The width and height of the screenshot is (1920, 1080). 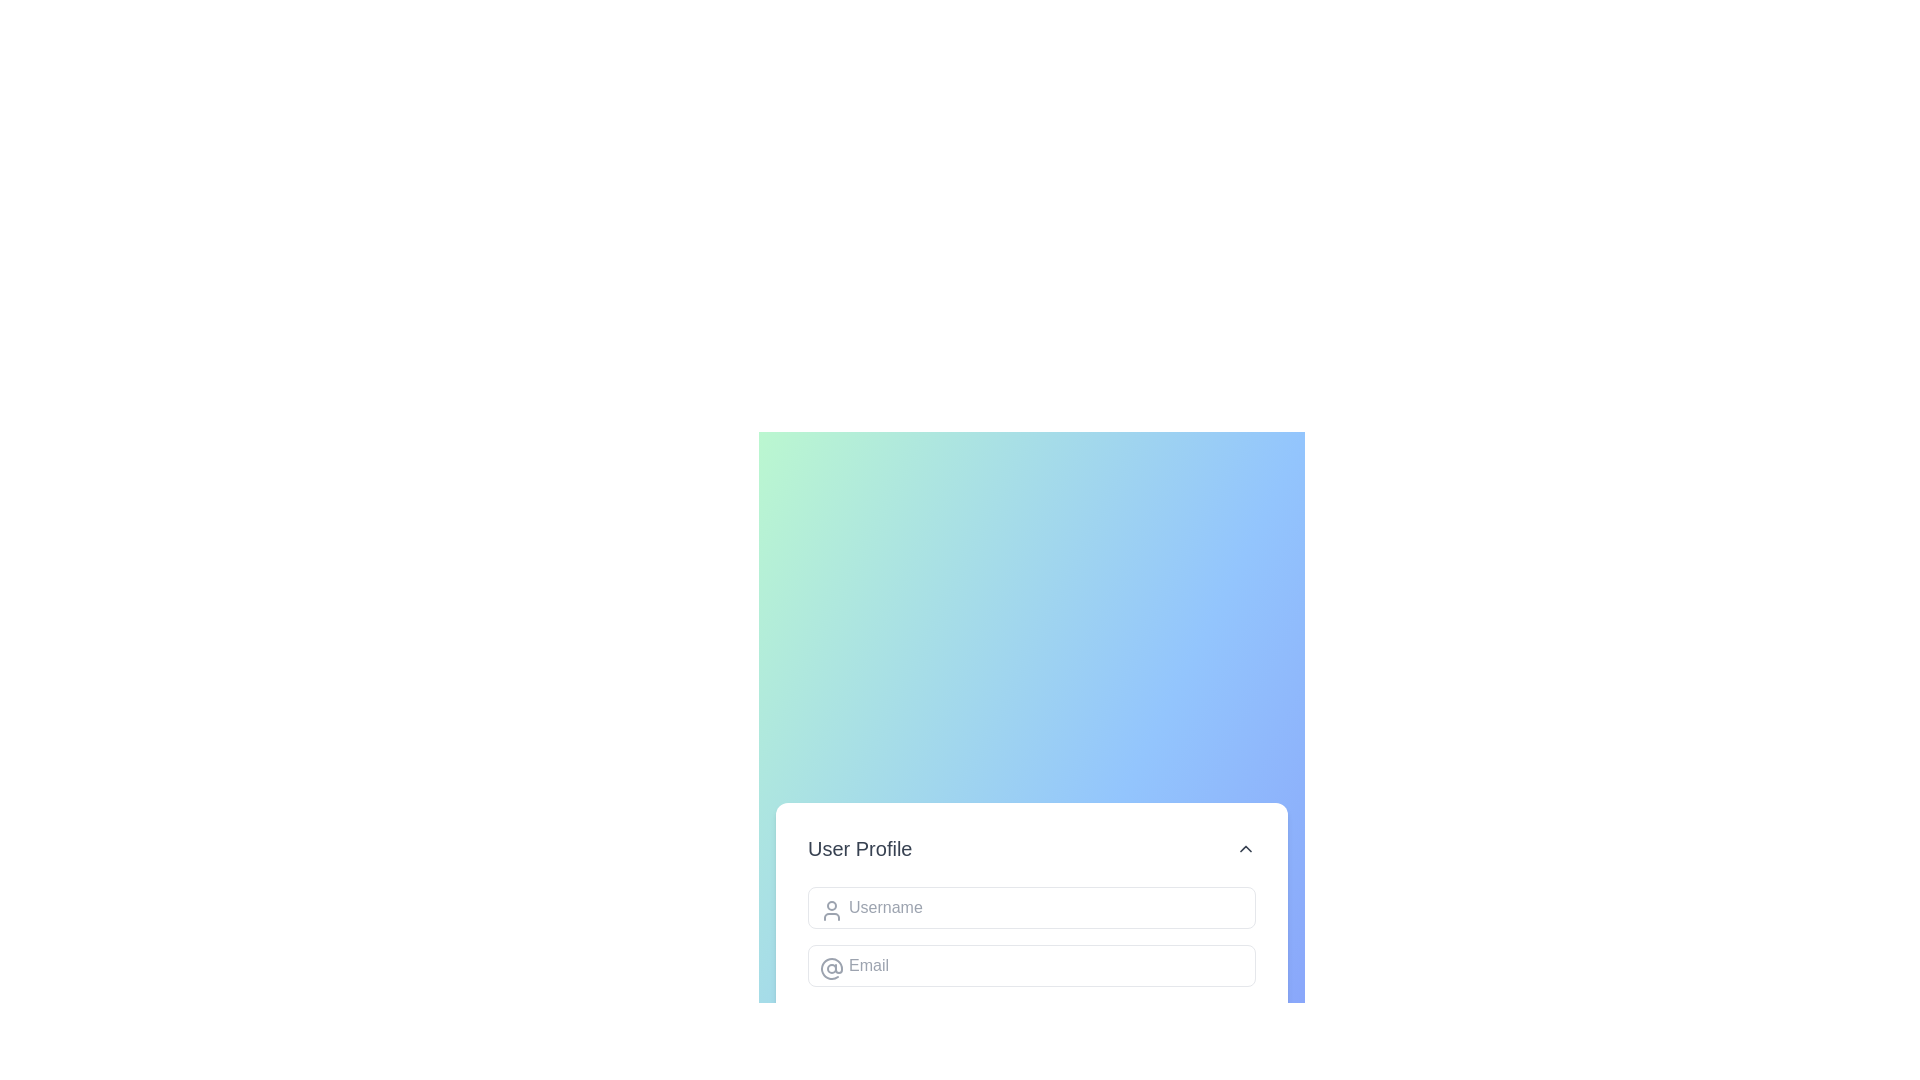 What do you see at coordinates (831, 967) in the screenshot?
I see `the '@' icon element used to signify email, which is positioned near the left edge of the email input field` at bounding box center [831, 967].